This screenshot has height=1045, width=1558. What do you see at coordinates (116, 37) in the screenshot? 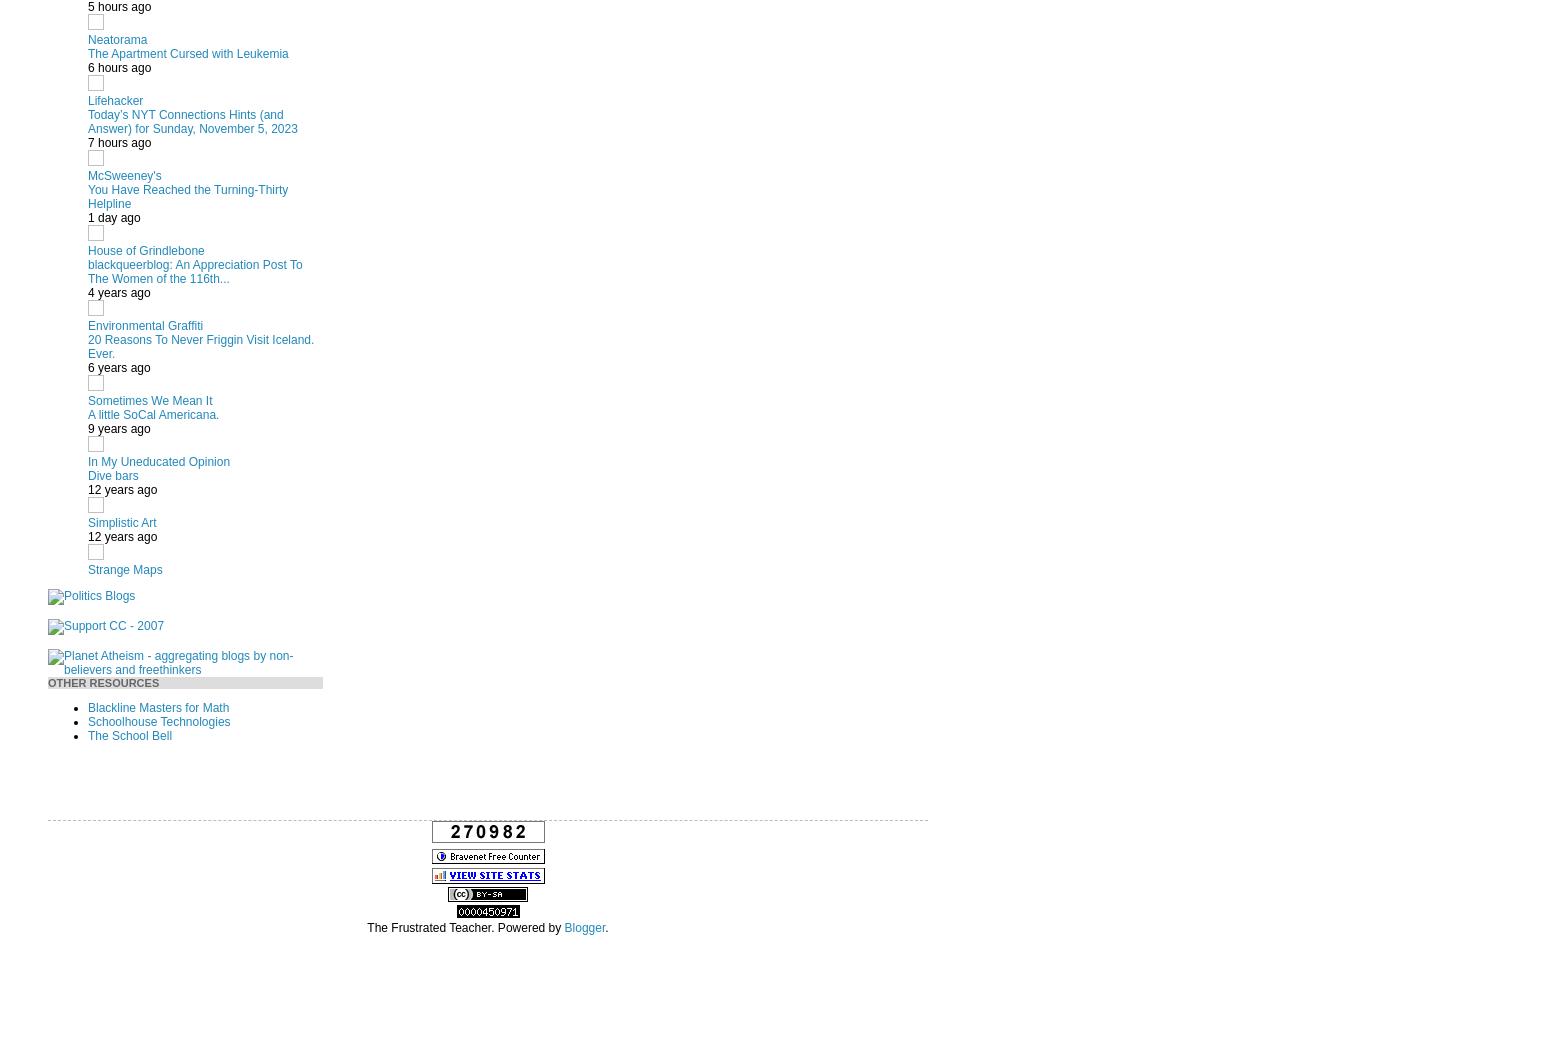
I see `'Neatorama'` at bounding box center [116, 37].